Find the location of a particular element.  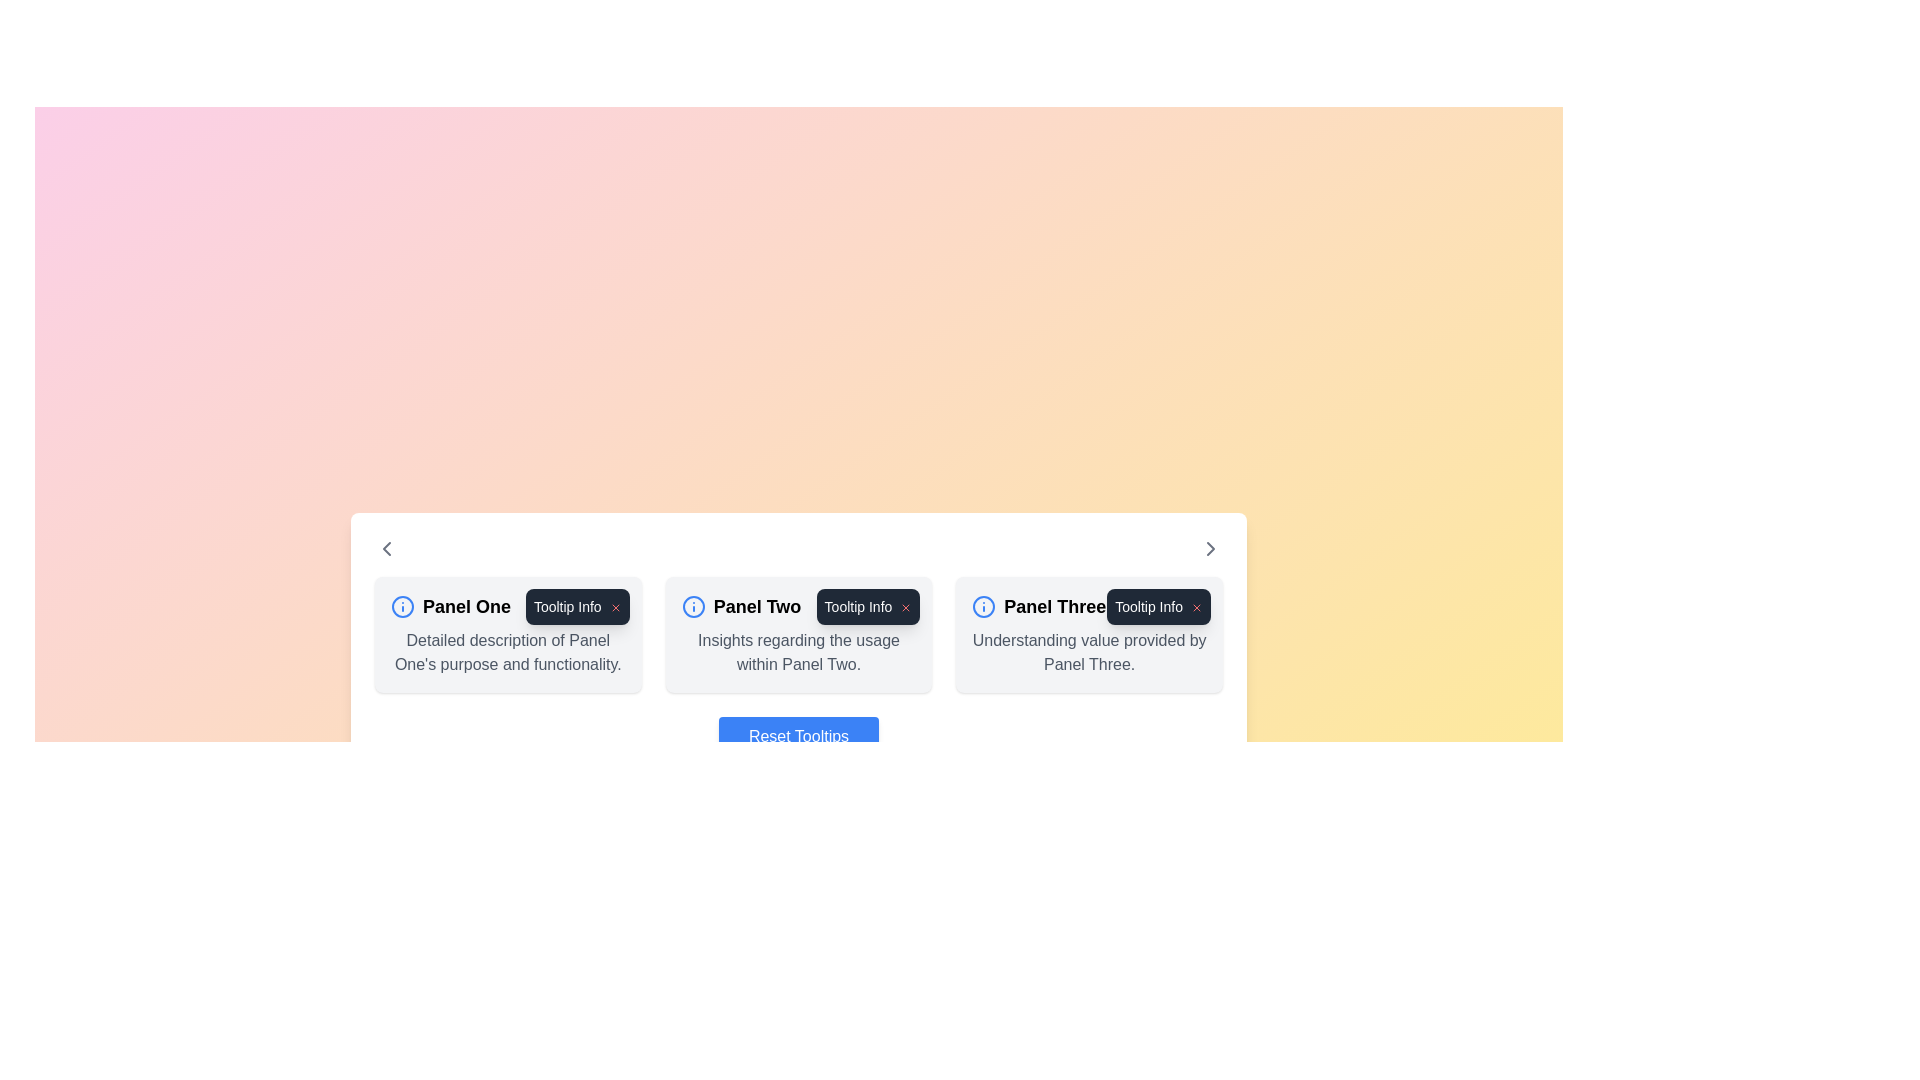

the rectangular button with a blue background and white text reading 'Reset Tooltips' located at the bottom center of the white panel is located at coordinates (797, 736).